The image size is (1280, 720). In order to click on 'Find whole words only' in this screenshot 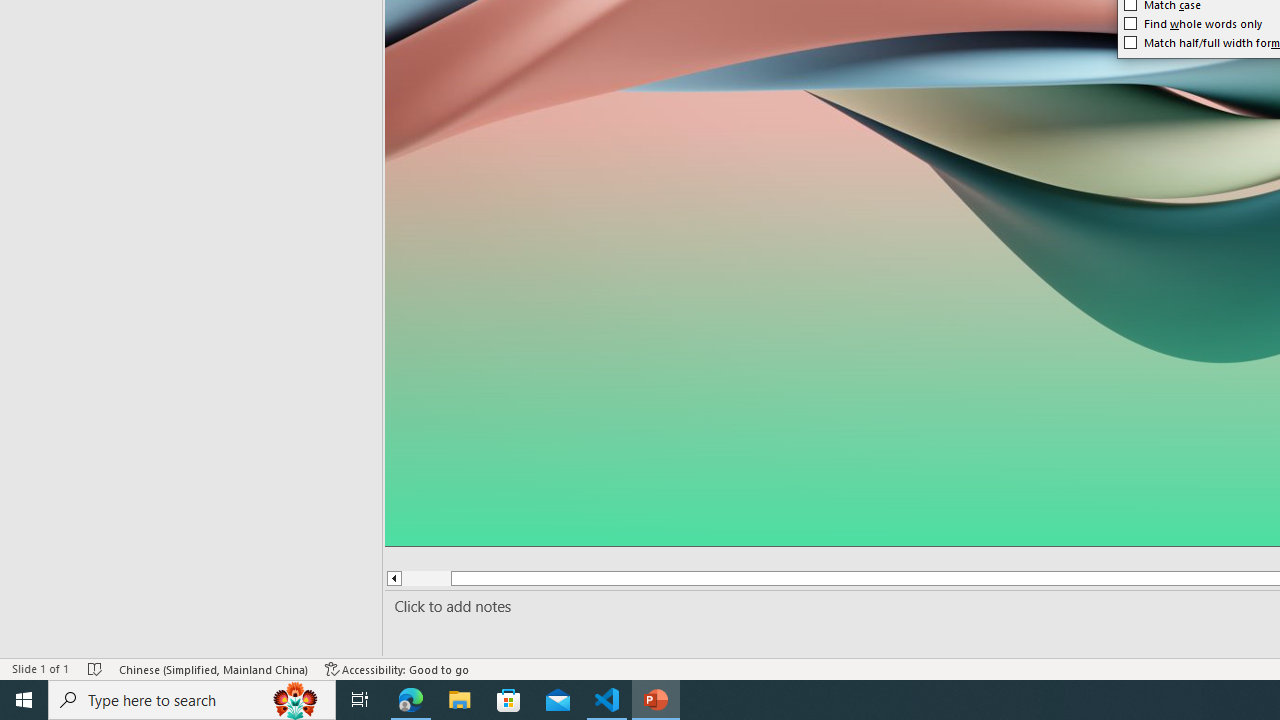, I will do `click(1194, 23)`.